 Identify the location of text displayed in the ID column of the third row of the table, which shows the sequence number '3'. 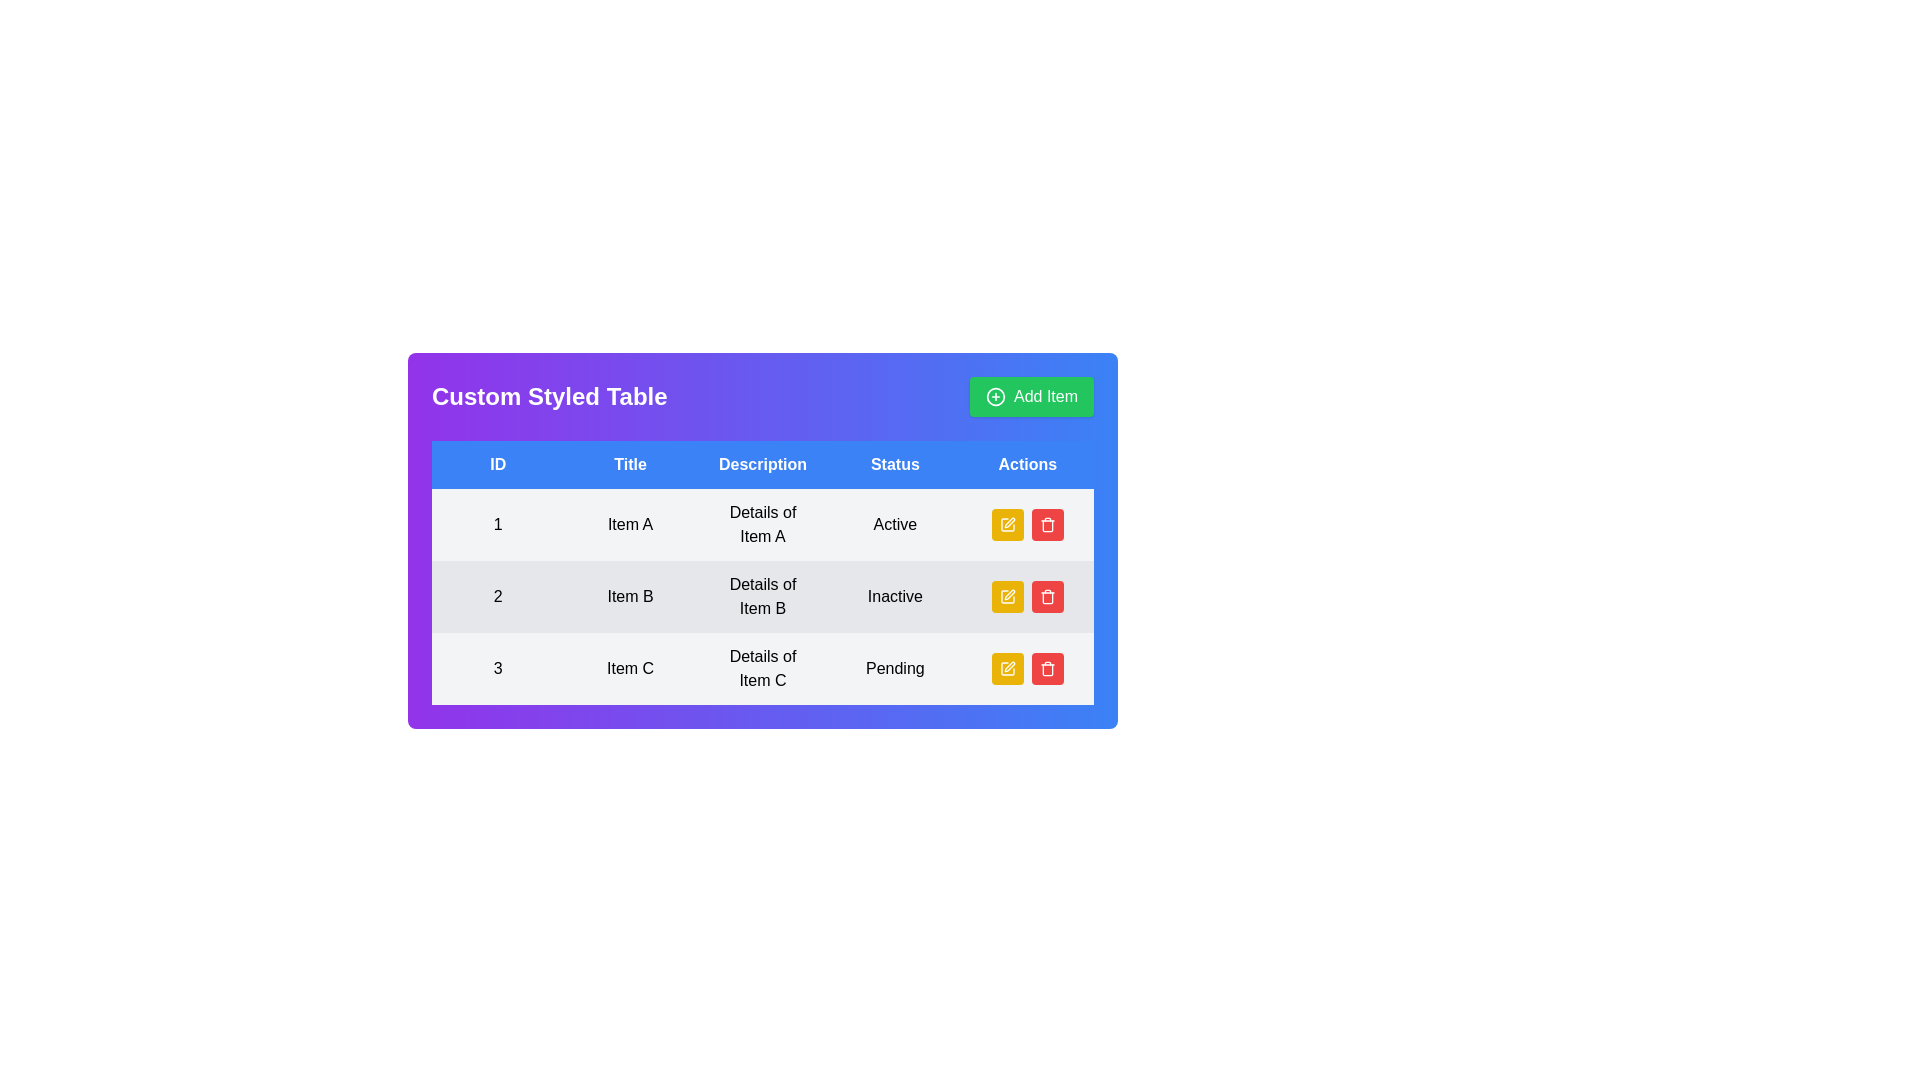
(498, 668).